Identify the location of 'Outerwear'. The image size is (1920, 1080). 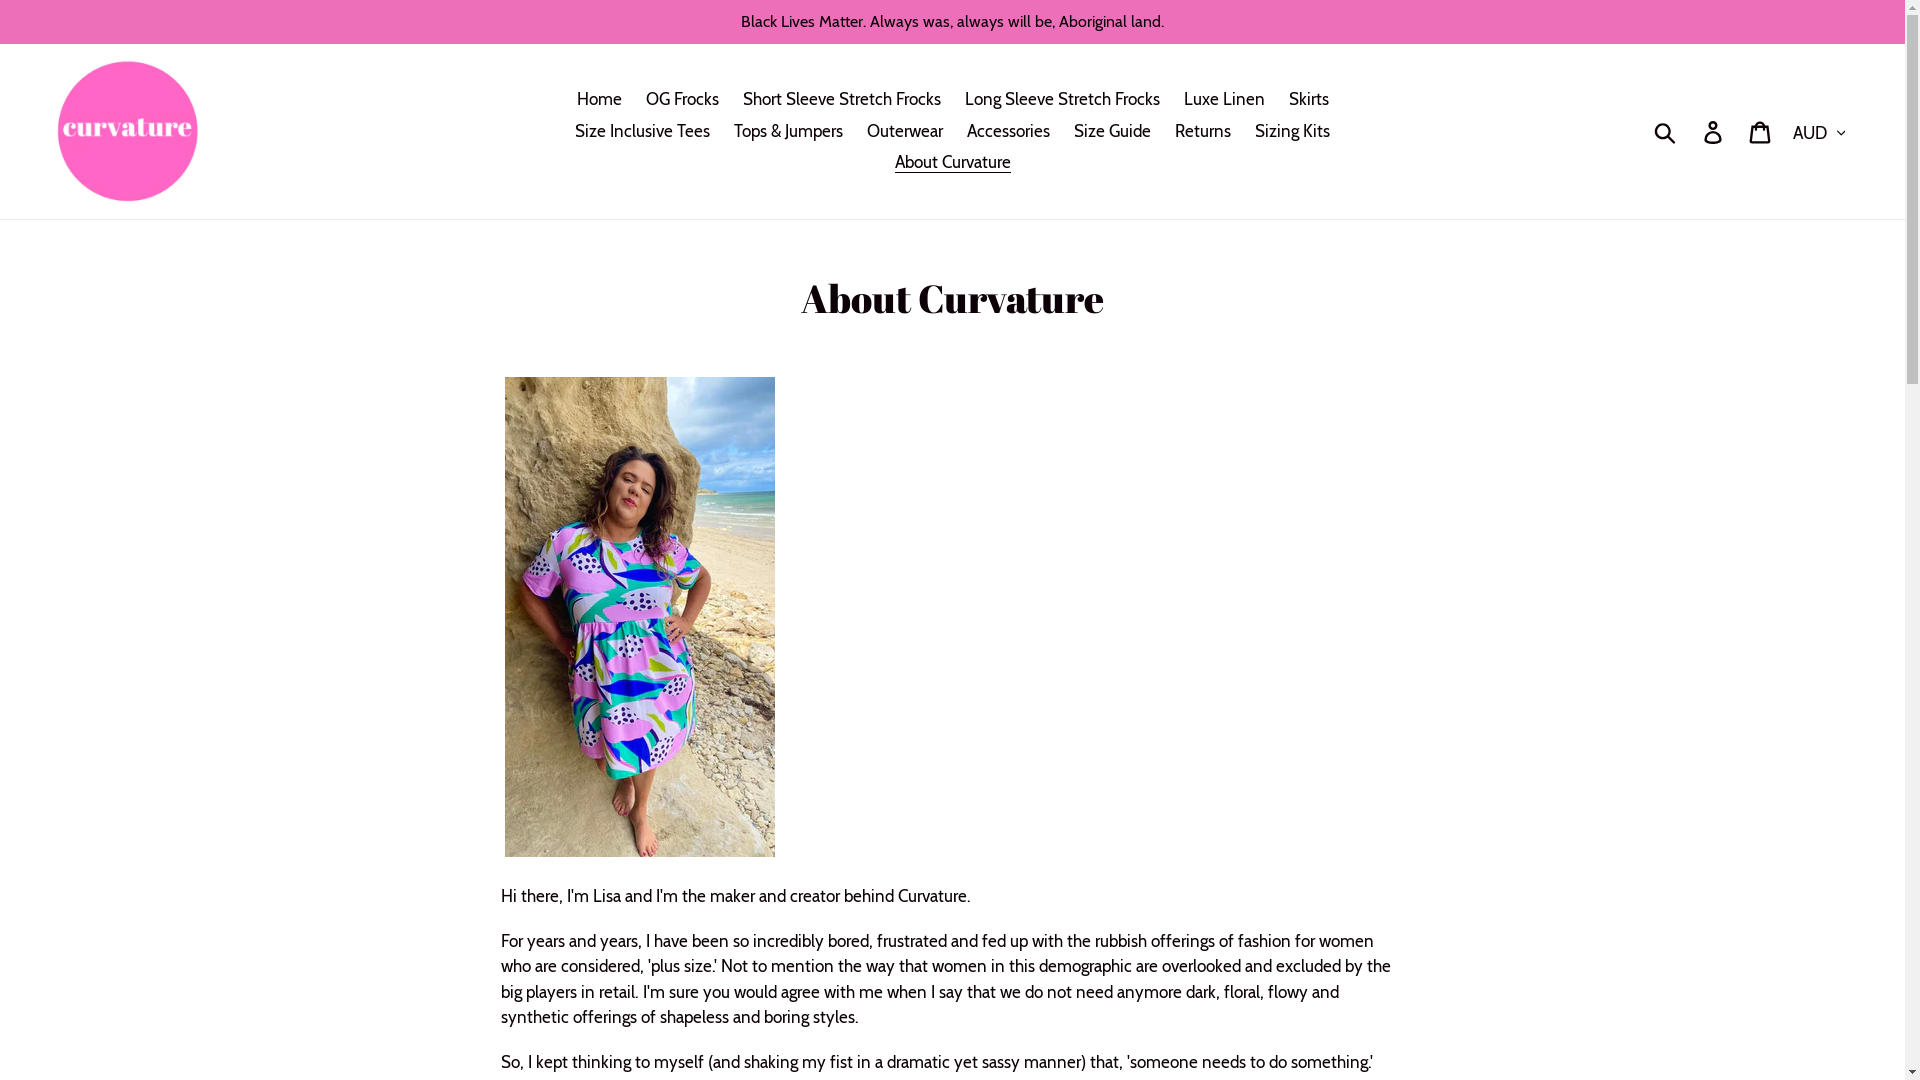
(904, 131).